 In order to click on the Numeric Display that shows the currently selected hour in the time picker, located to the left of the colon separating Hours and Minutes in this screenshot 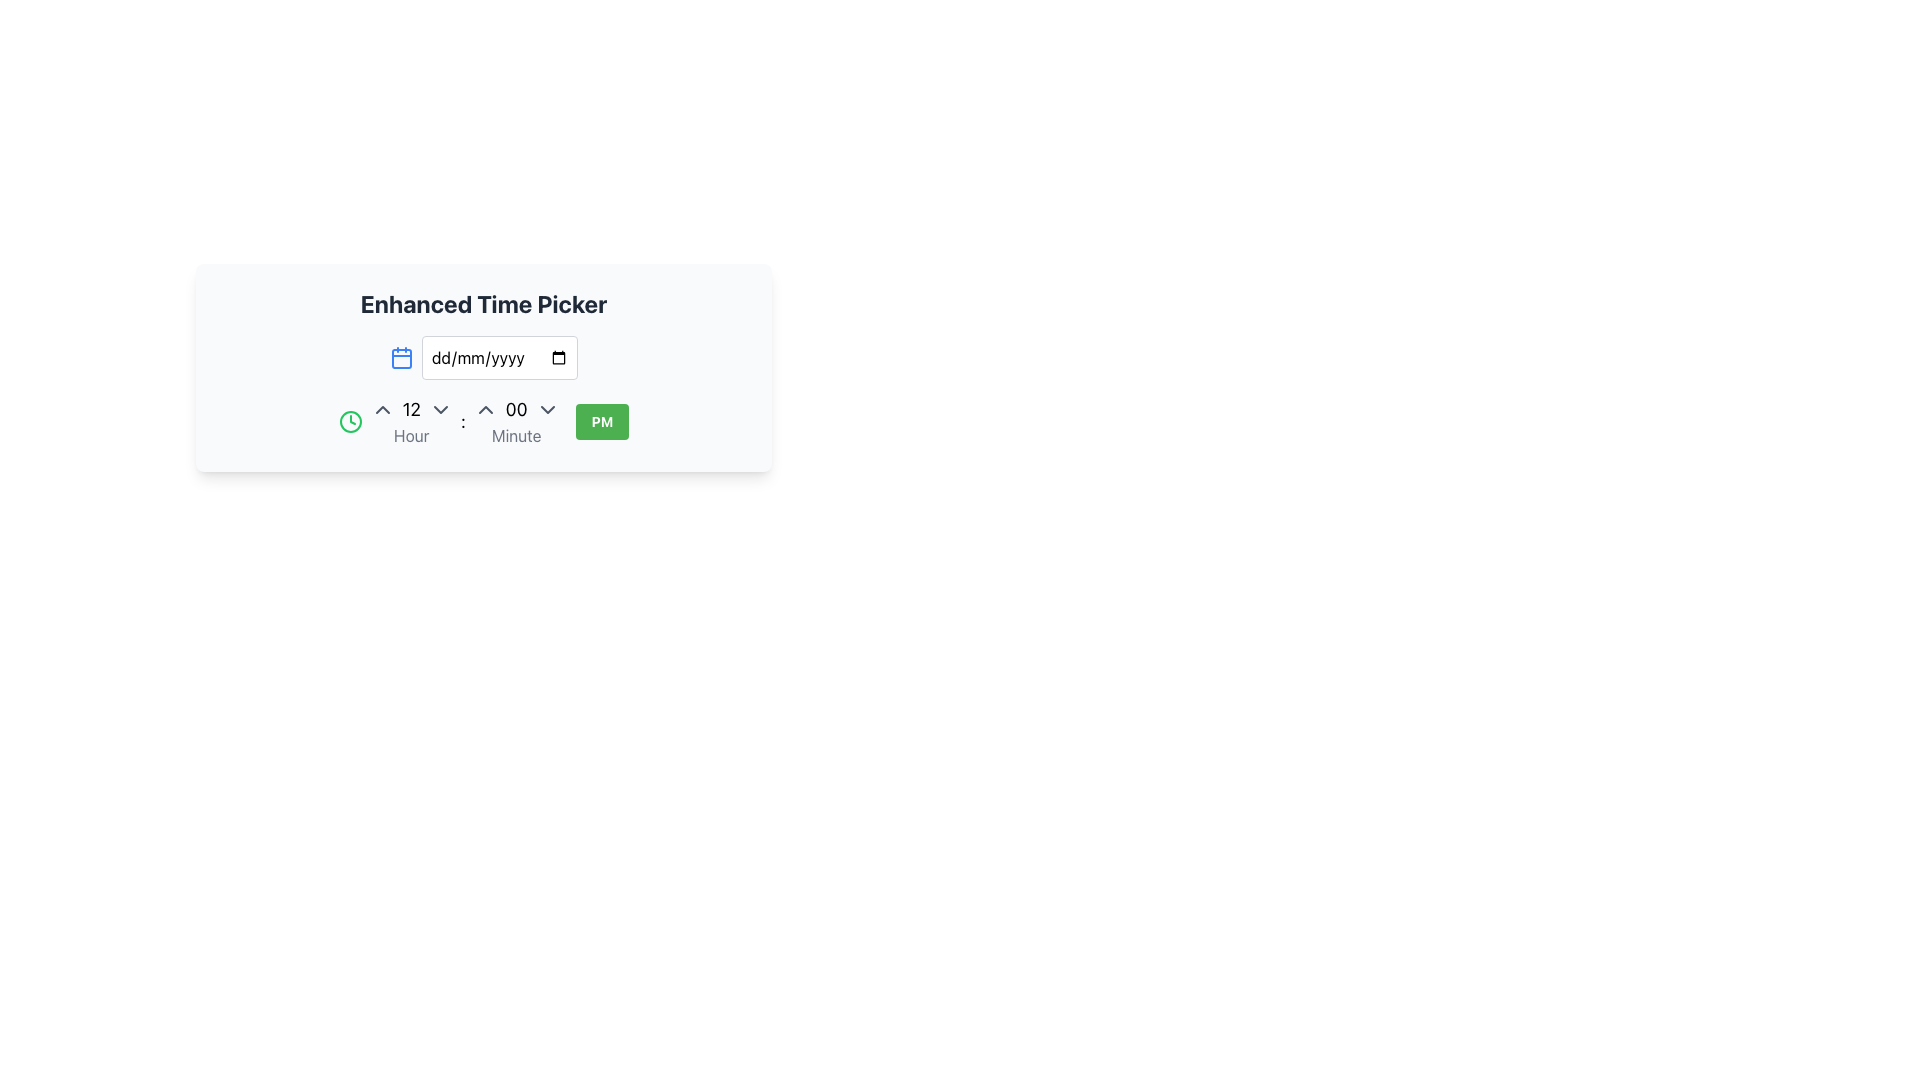, I will do `click(410, 408)`.